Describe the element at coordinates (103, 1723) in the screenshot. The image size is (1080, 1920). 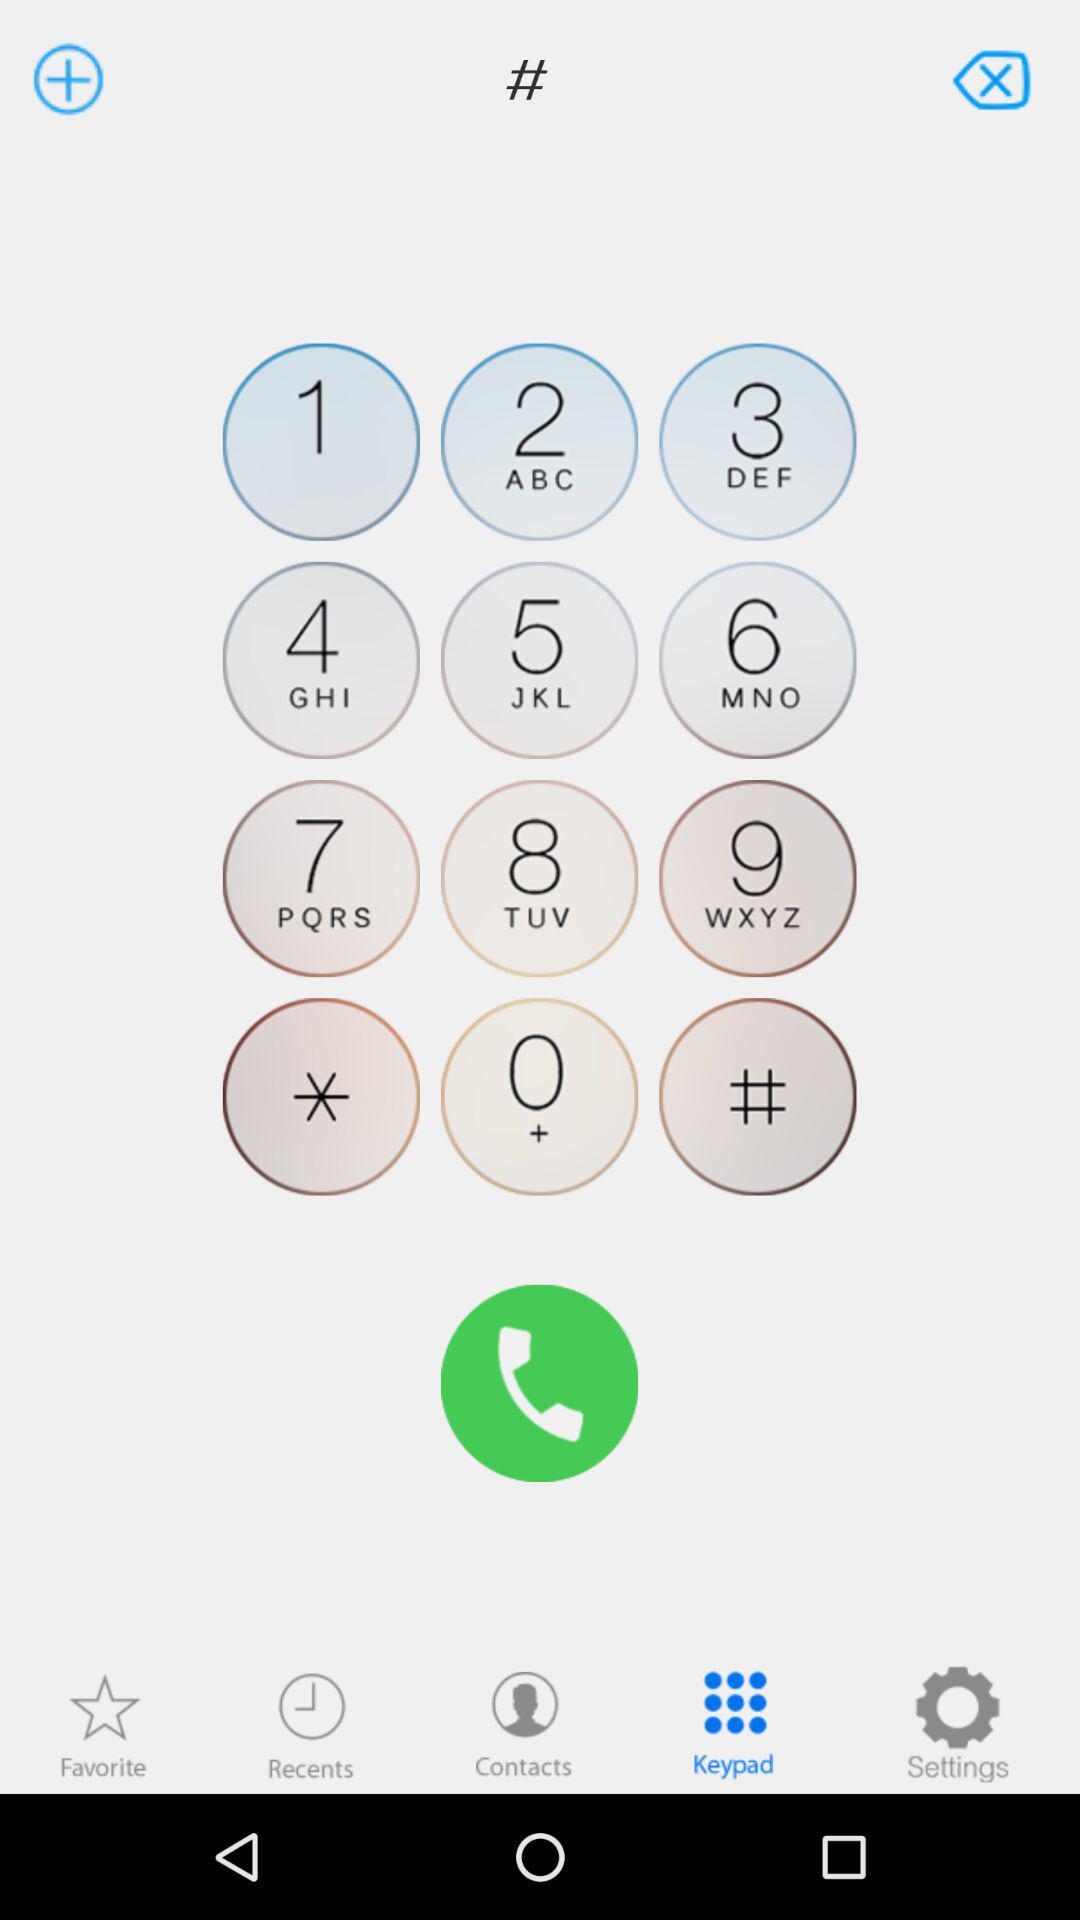
I see `show favorites` at that location.